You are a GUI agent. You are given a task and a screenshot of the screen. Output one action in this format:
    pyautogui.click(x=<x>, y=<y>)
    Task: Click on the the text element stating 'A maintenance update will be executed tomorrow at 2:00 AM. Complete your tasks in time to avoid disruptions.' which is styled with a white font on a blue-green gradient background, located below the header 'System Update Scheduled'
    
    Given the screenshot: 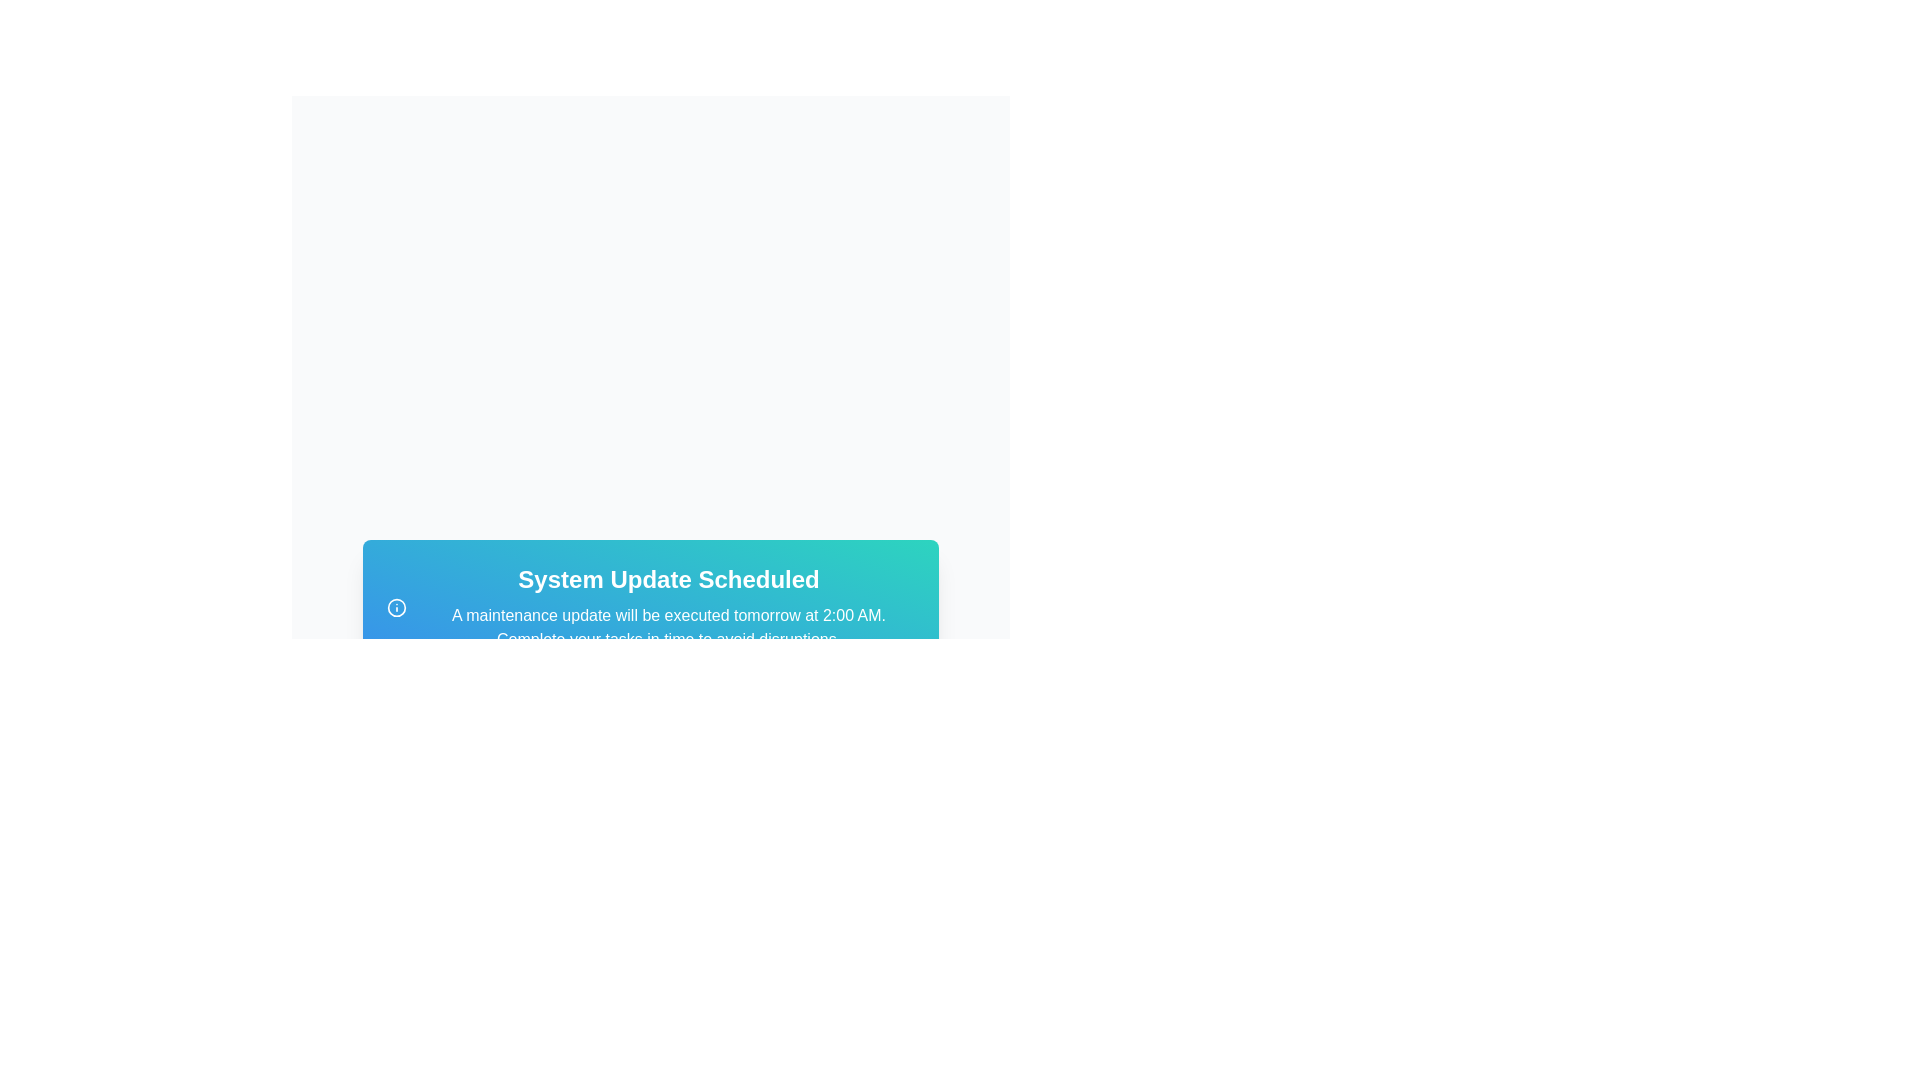 What is the action you would take?
    pyautogui.click(x=669, y=627)
    